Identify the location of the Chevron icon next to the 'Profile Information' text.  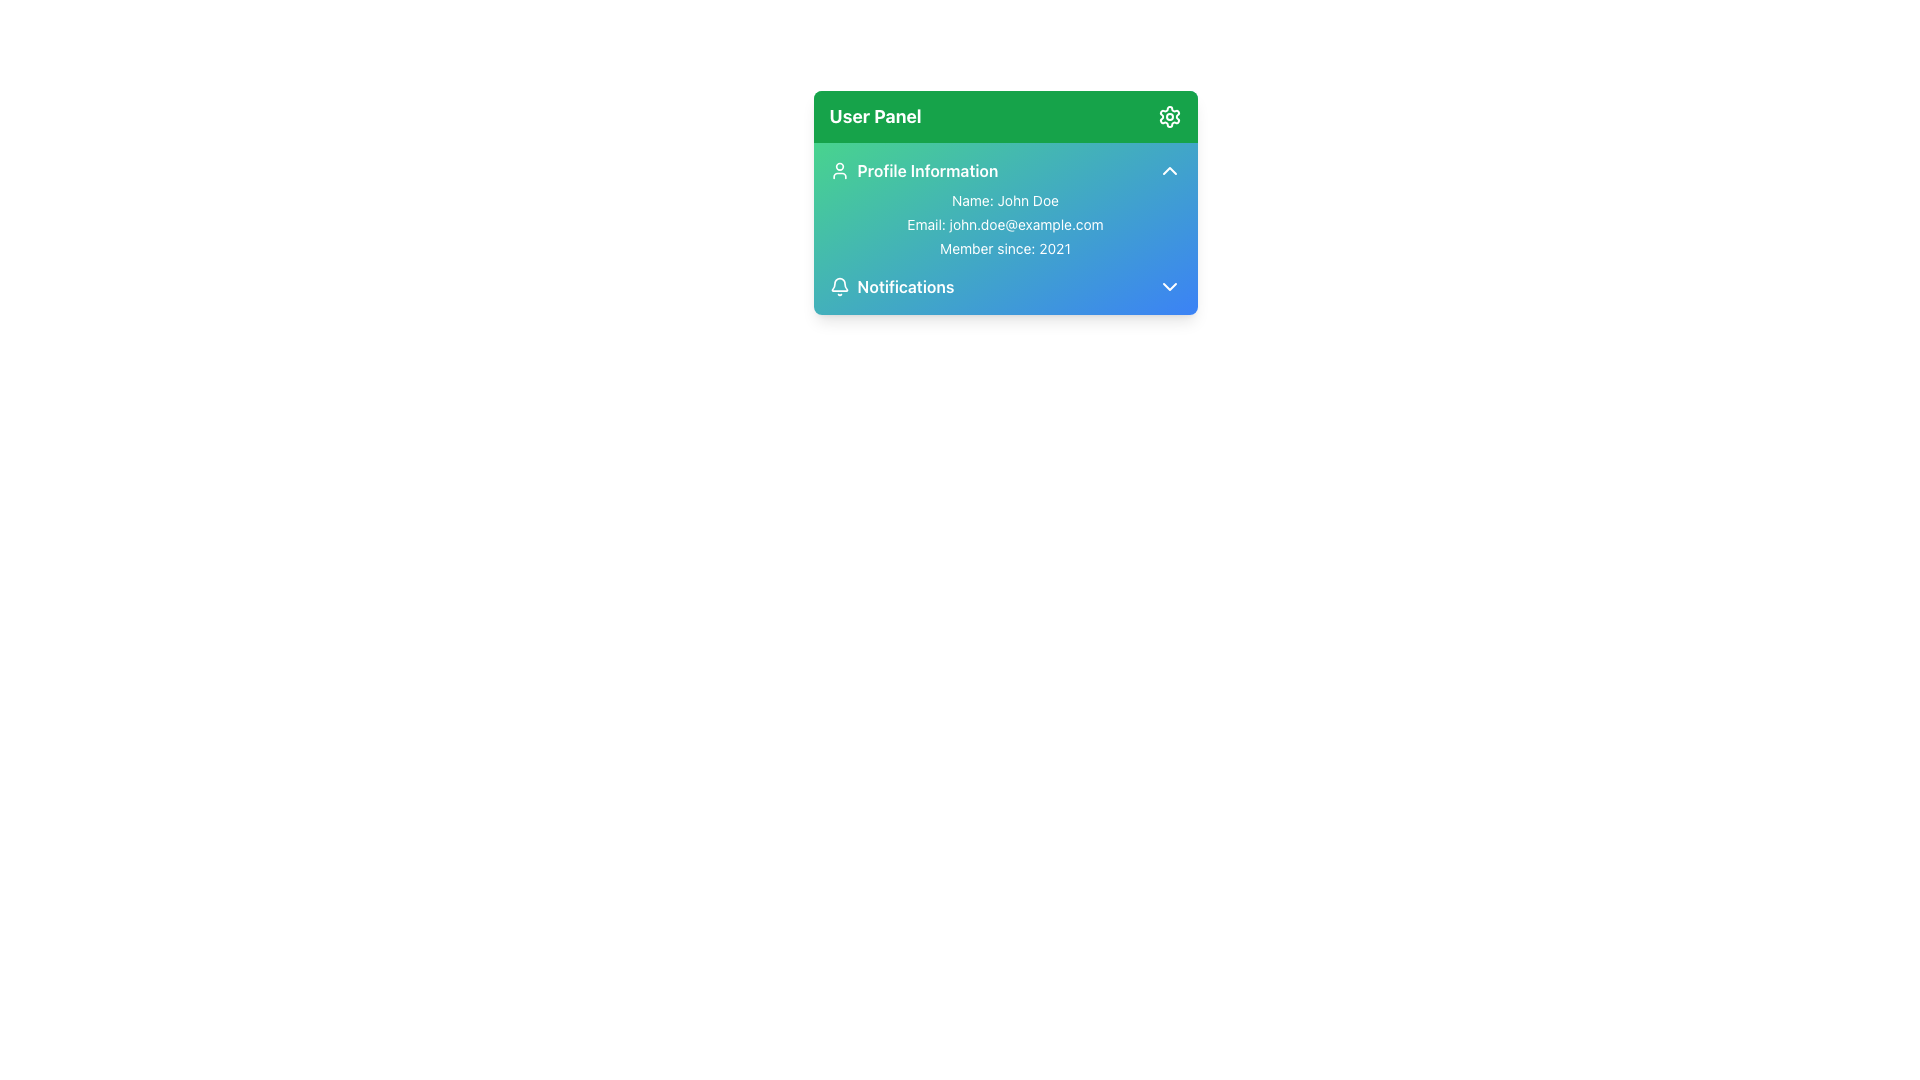
(1169, 169).